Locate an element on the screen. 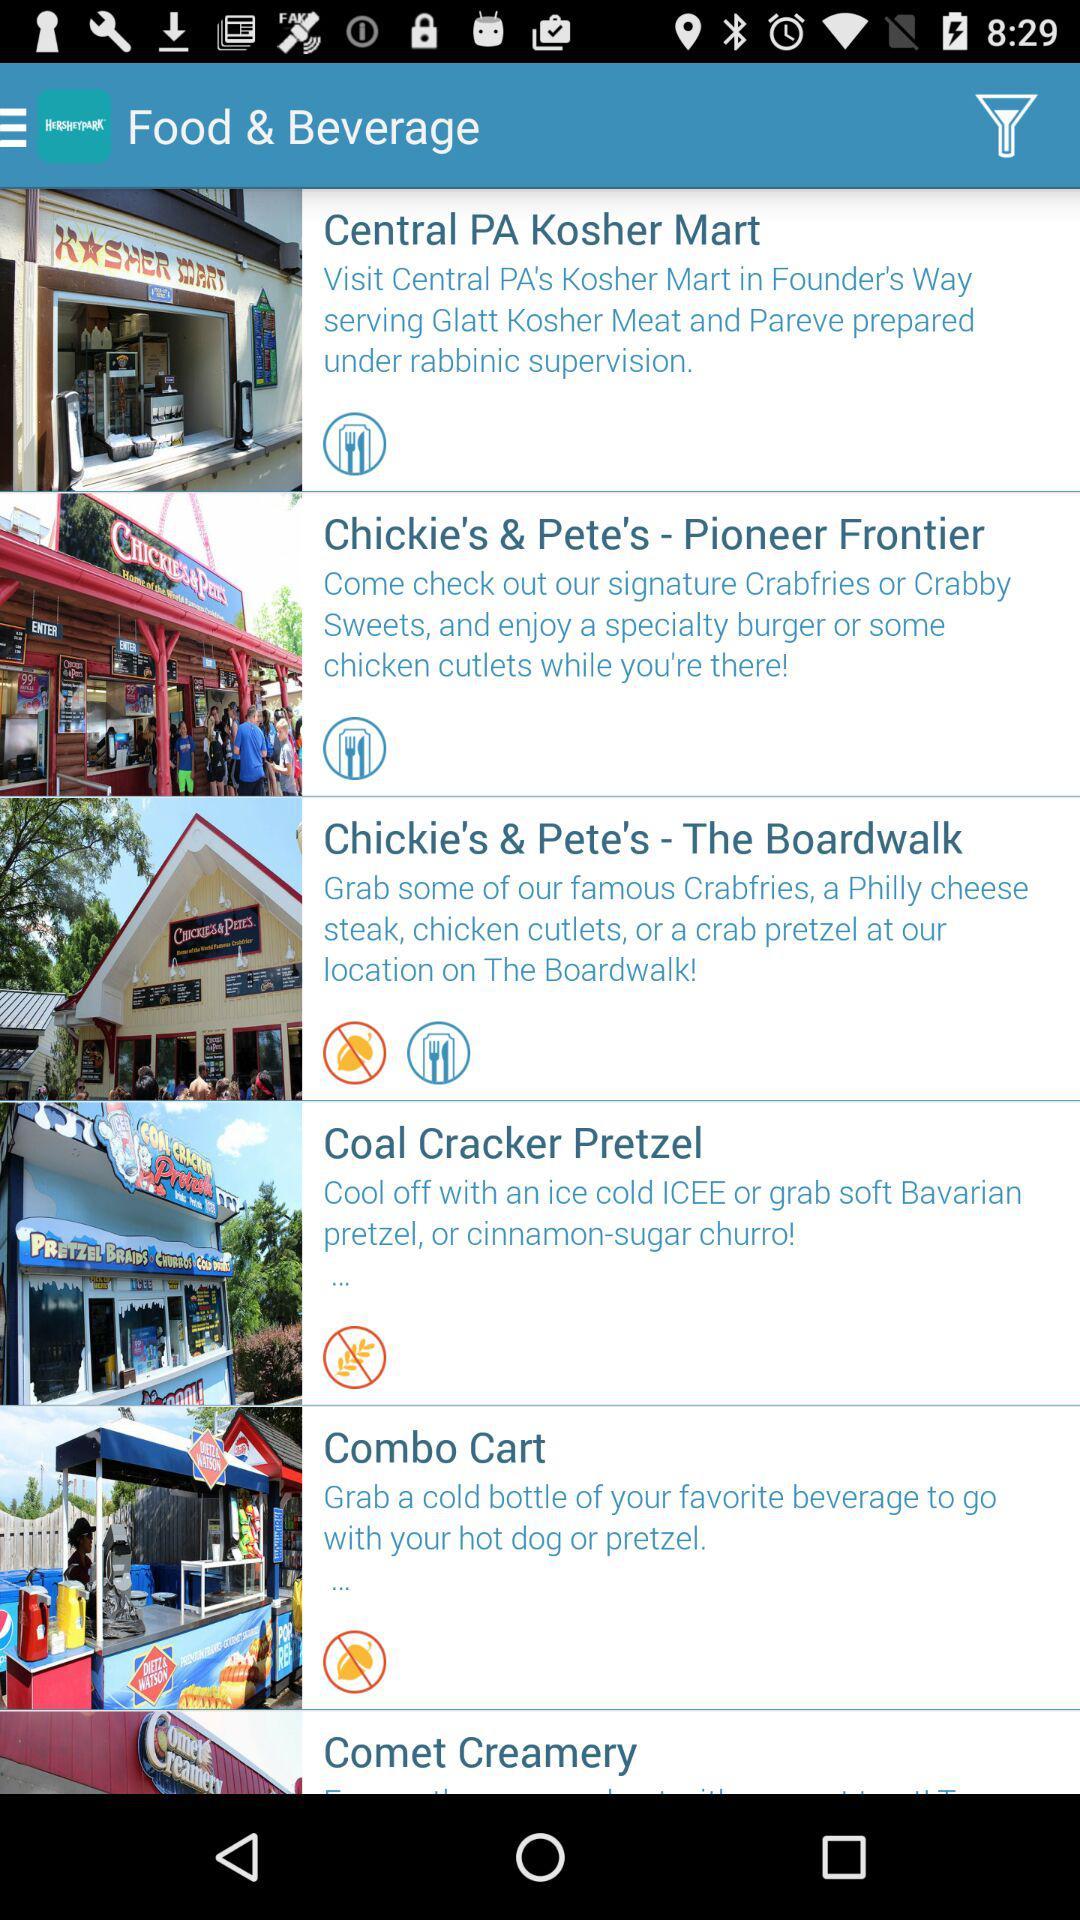  comet creamery icon is located at coordinates (690, 1749).